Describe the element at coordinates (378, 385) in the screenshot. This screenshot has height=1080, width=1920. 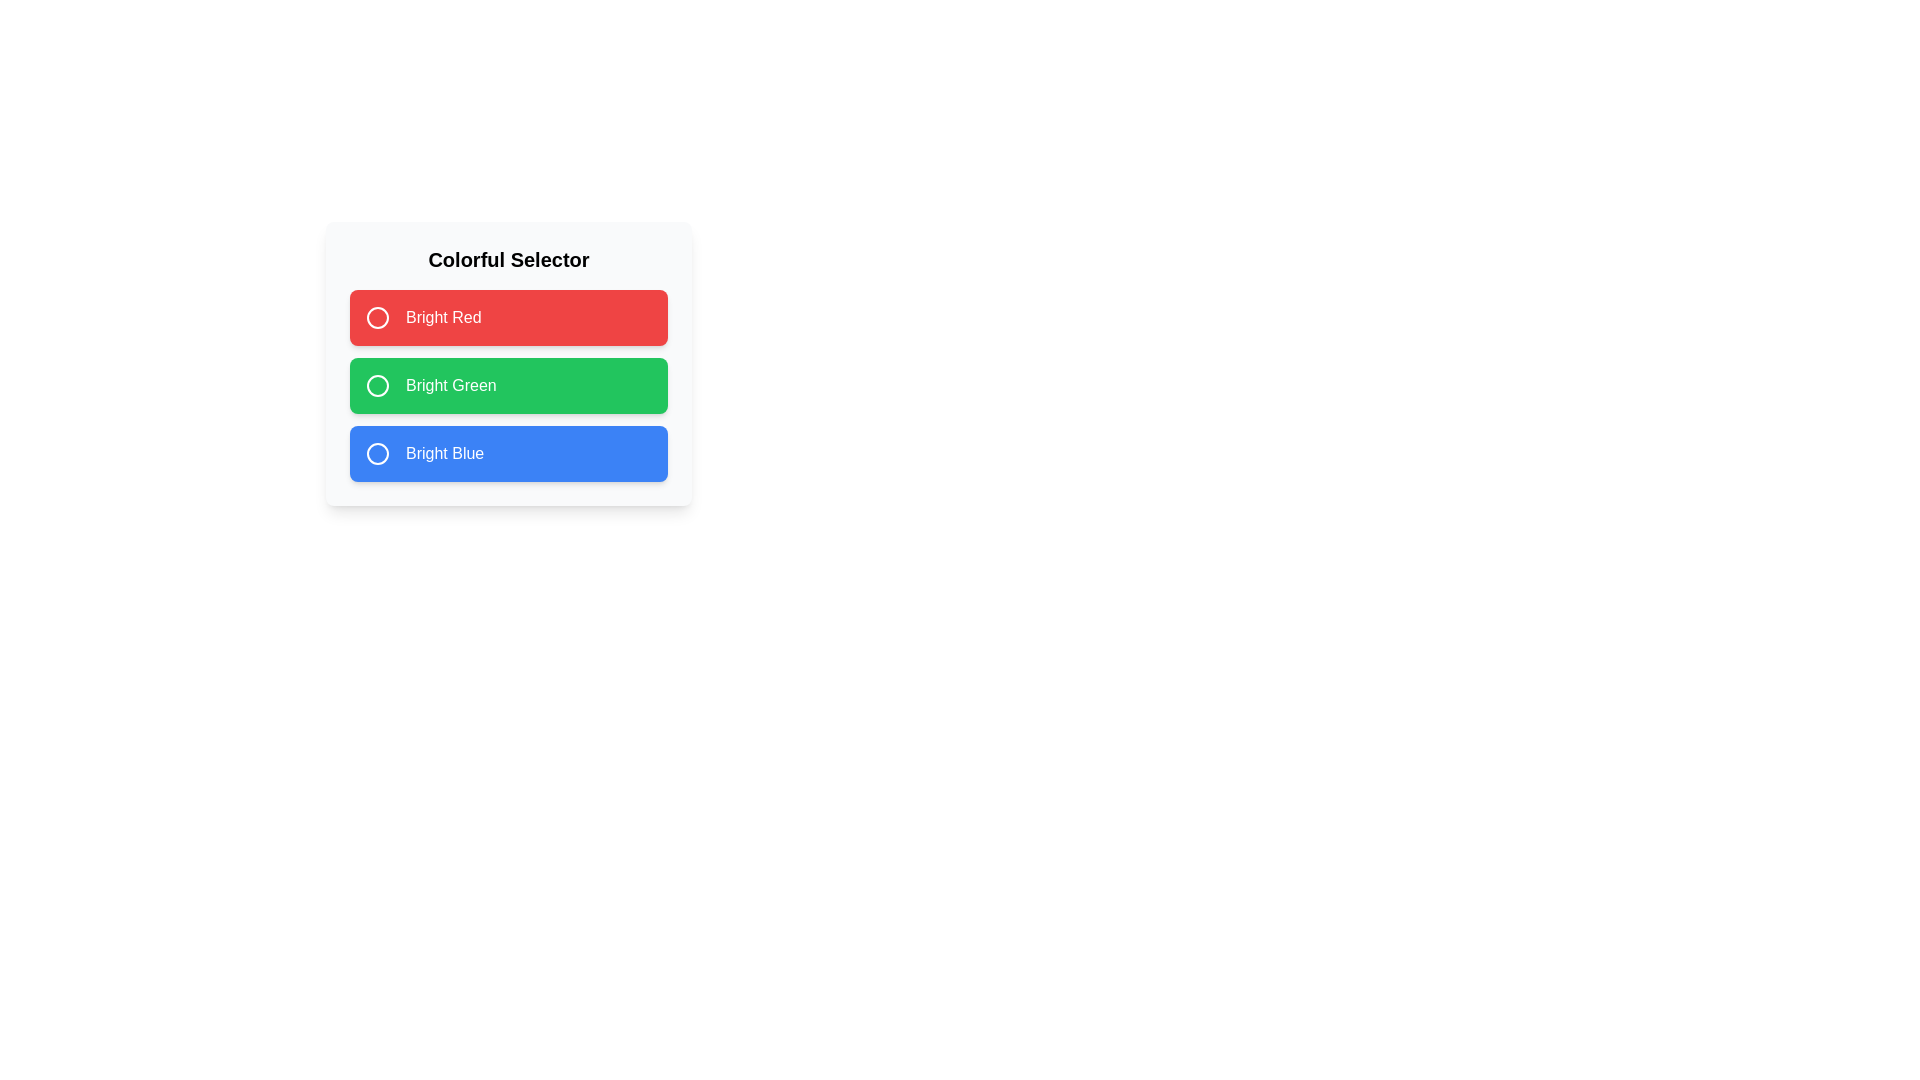
I see `the circular SVG radio button indicator with a green background and white border, located within the green rectangular card labeled 'Bright Green'` at that location.